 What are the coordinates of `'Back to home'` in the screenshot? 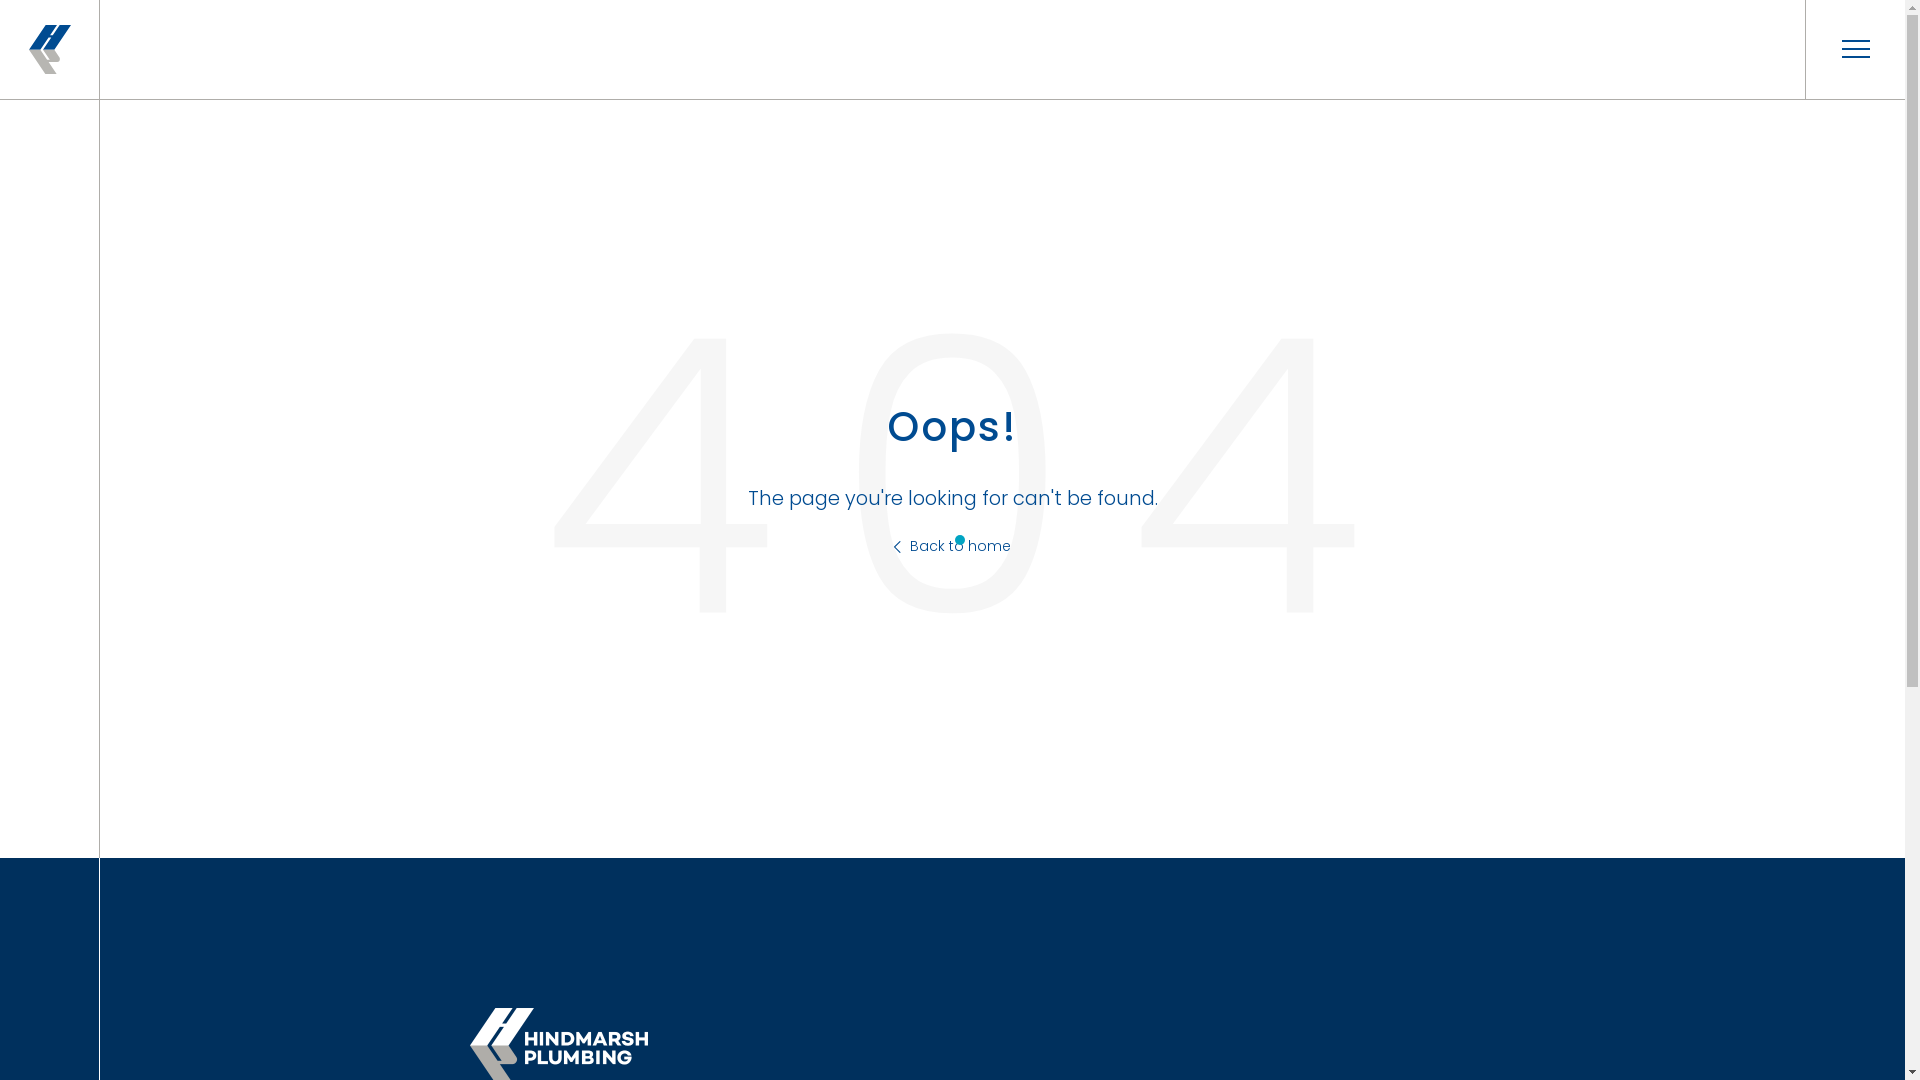 It's located at (892, 546).